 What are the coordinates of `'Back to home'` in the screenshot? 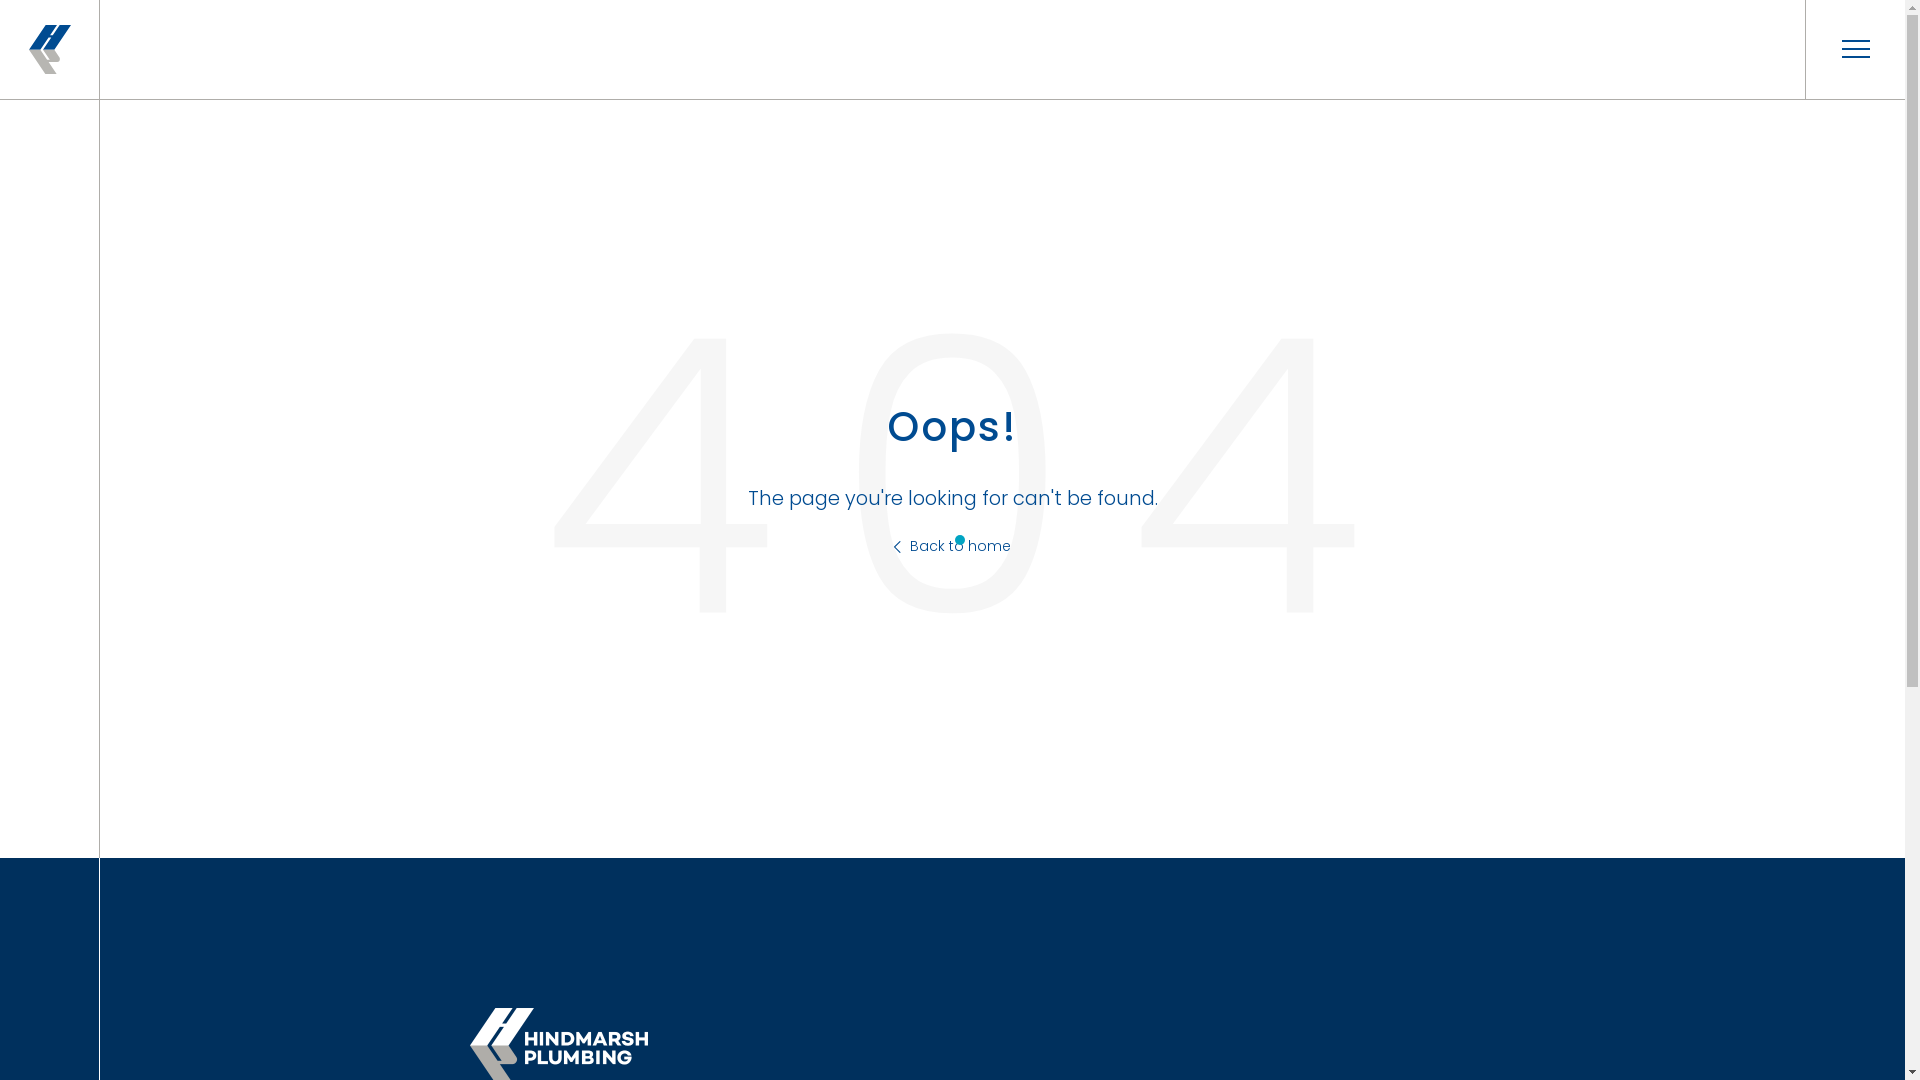 It's located at (892, 546).